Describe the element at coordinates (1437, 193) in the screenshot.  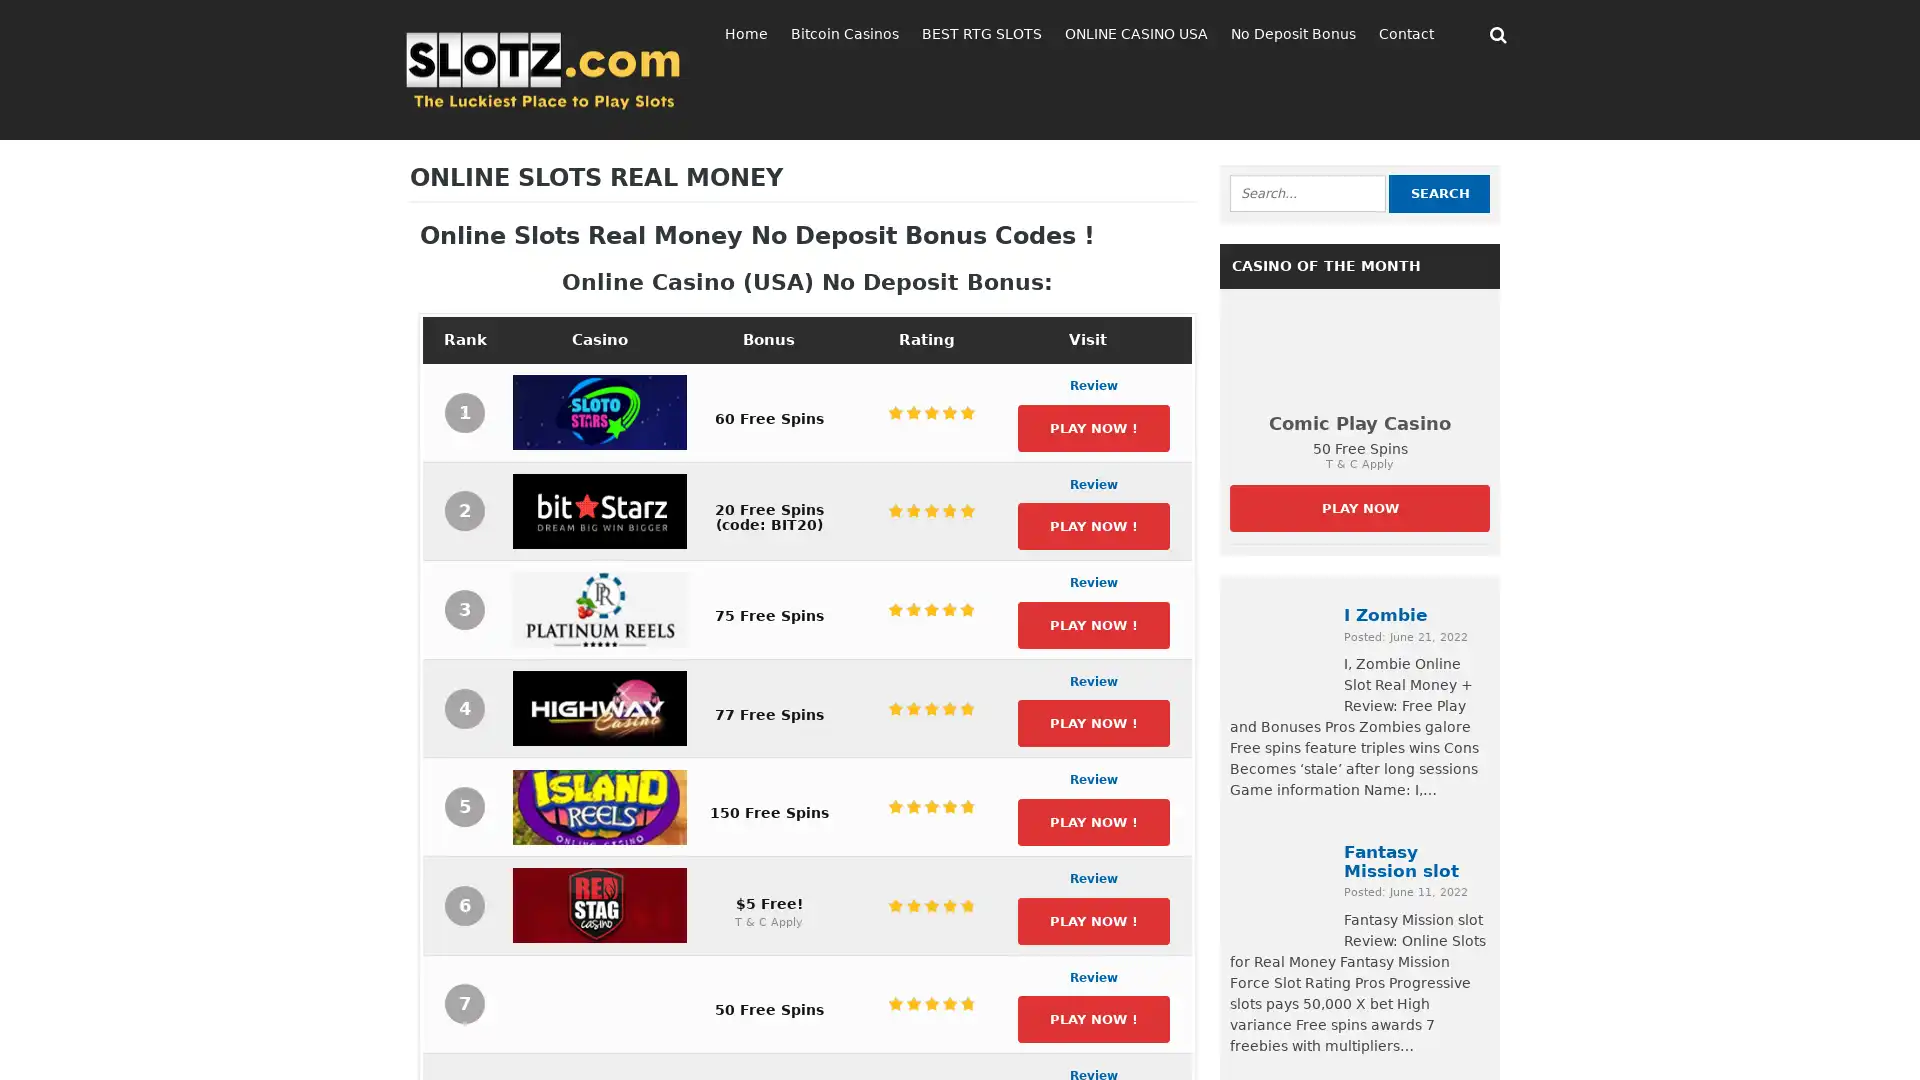
I see `Search` at that location.